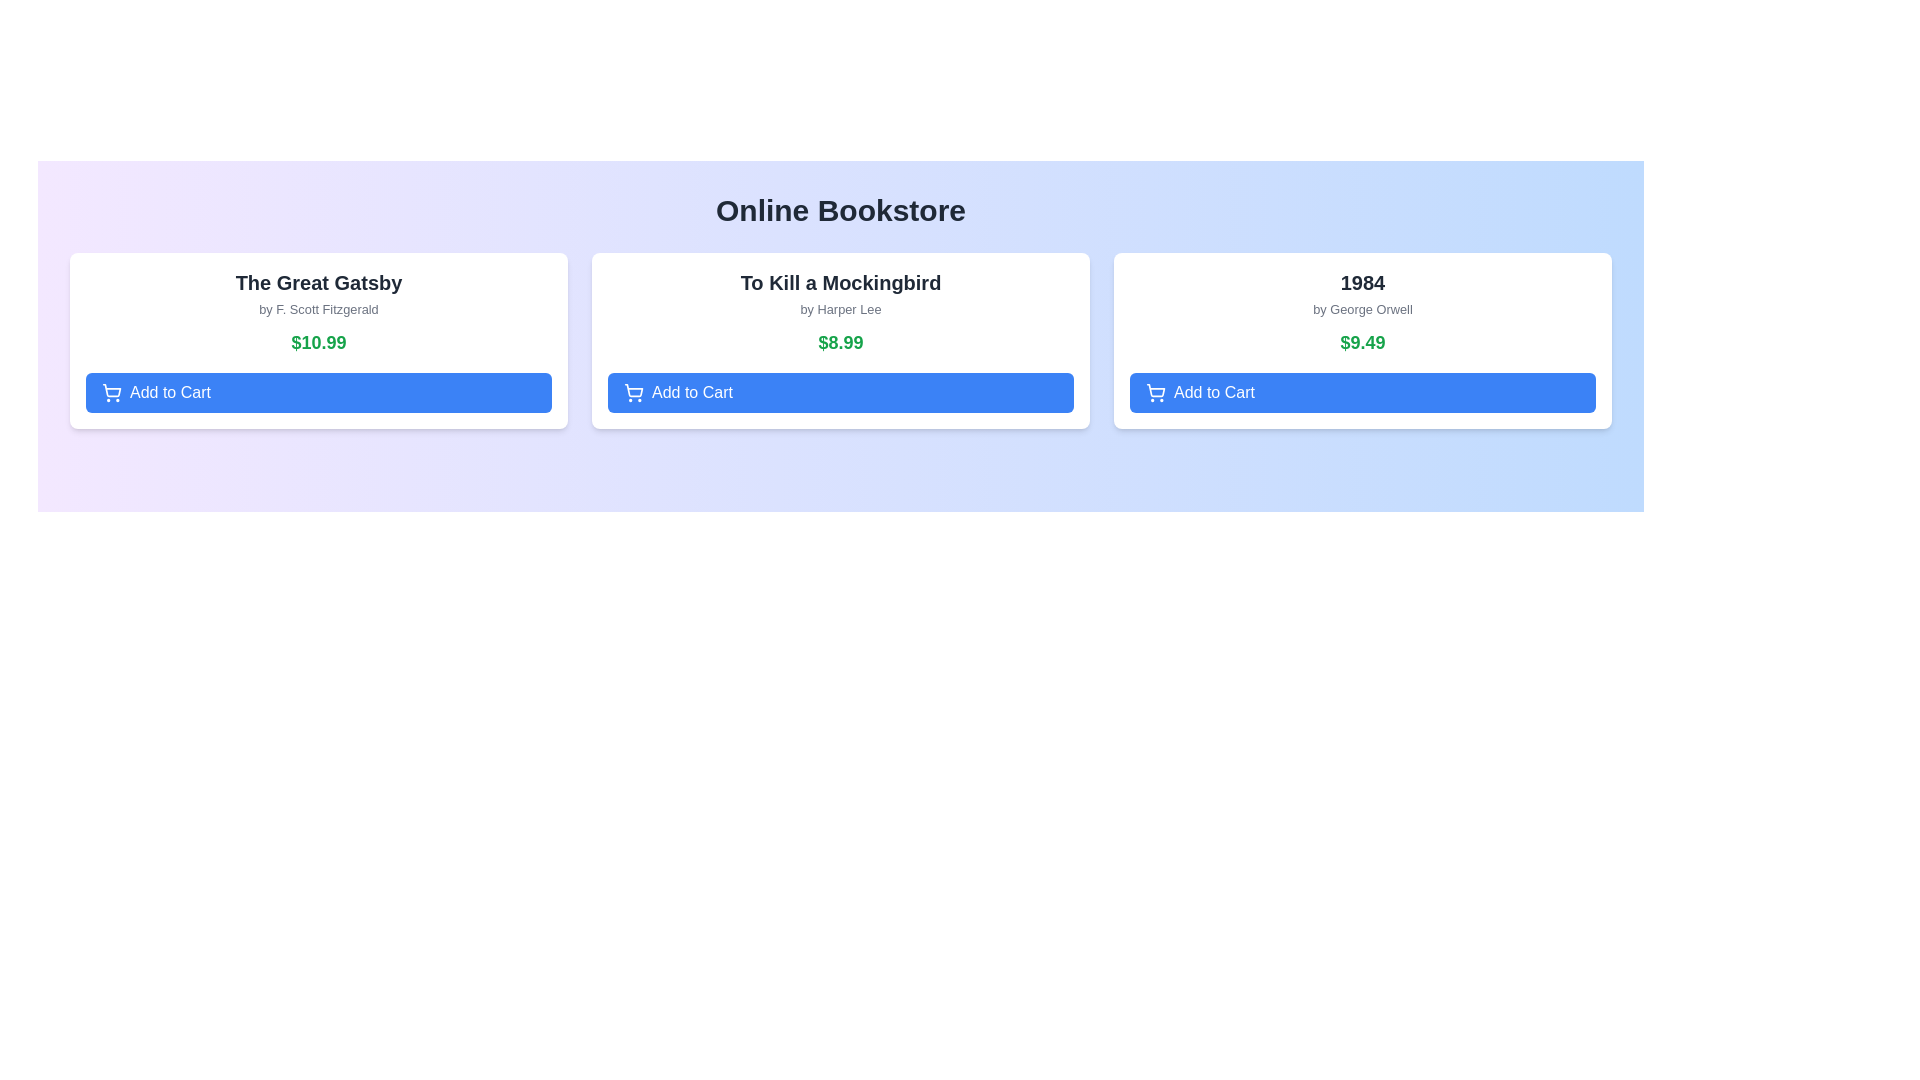 This screenshot has width=1920, height=1080. I want to click on the price Text label located under the subtitle 'by Harper Lee' and above the 'Add to Cart' button in the central product card for accessibility, so click(840, 342).